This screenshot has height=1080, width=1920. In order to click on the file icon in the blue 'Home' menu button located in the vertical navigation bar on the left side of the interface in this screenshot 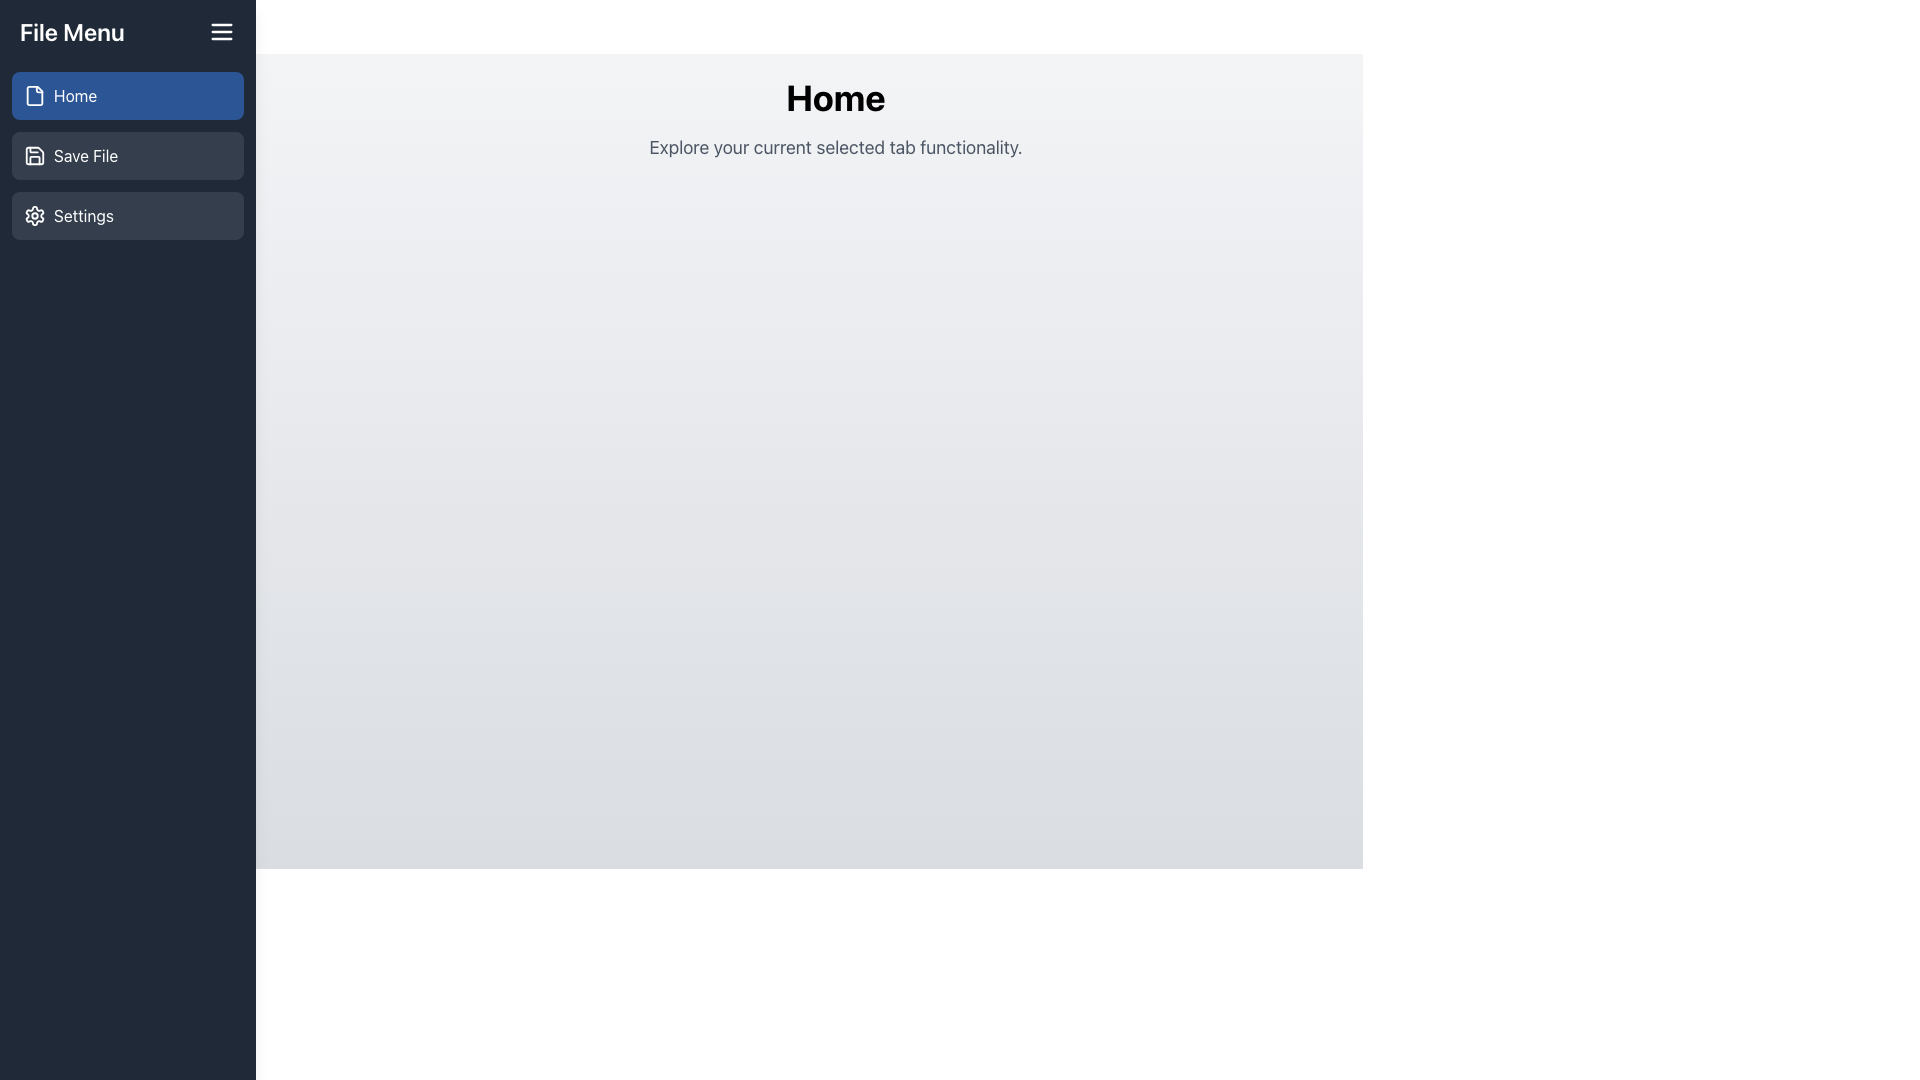, I will do `click(34, 96)`.